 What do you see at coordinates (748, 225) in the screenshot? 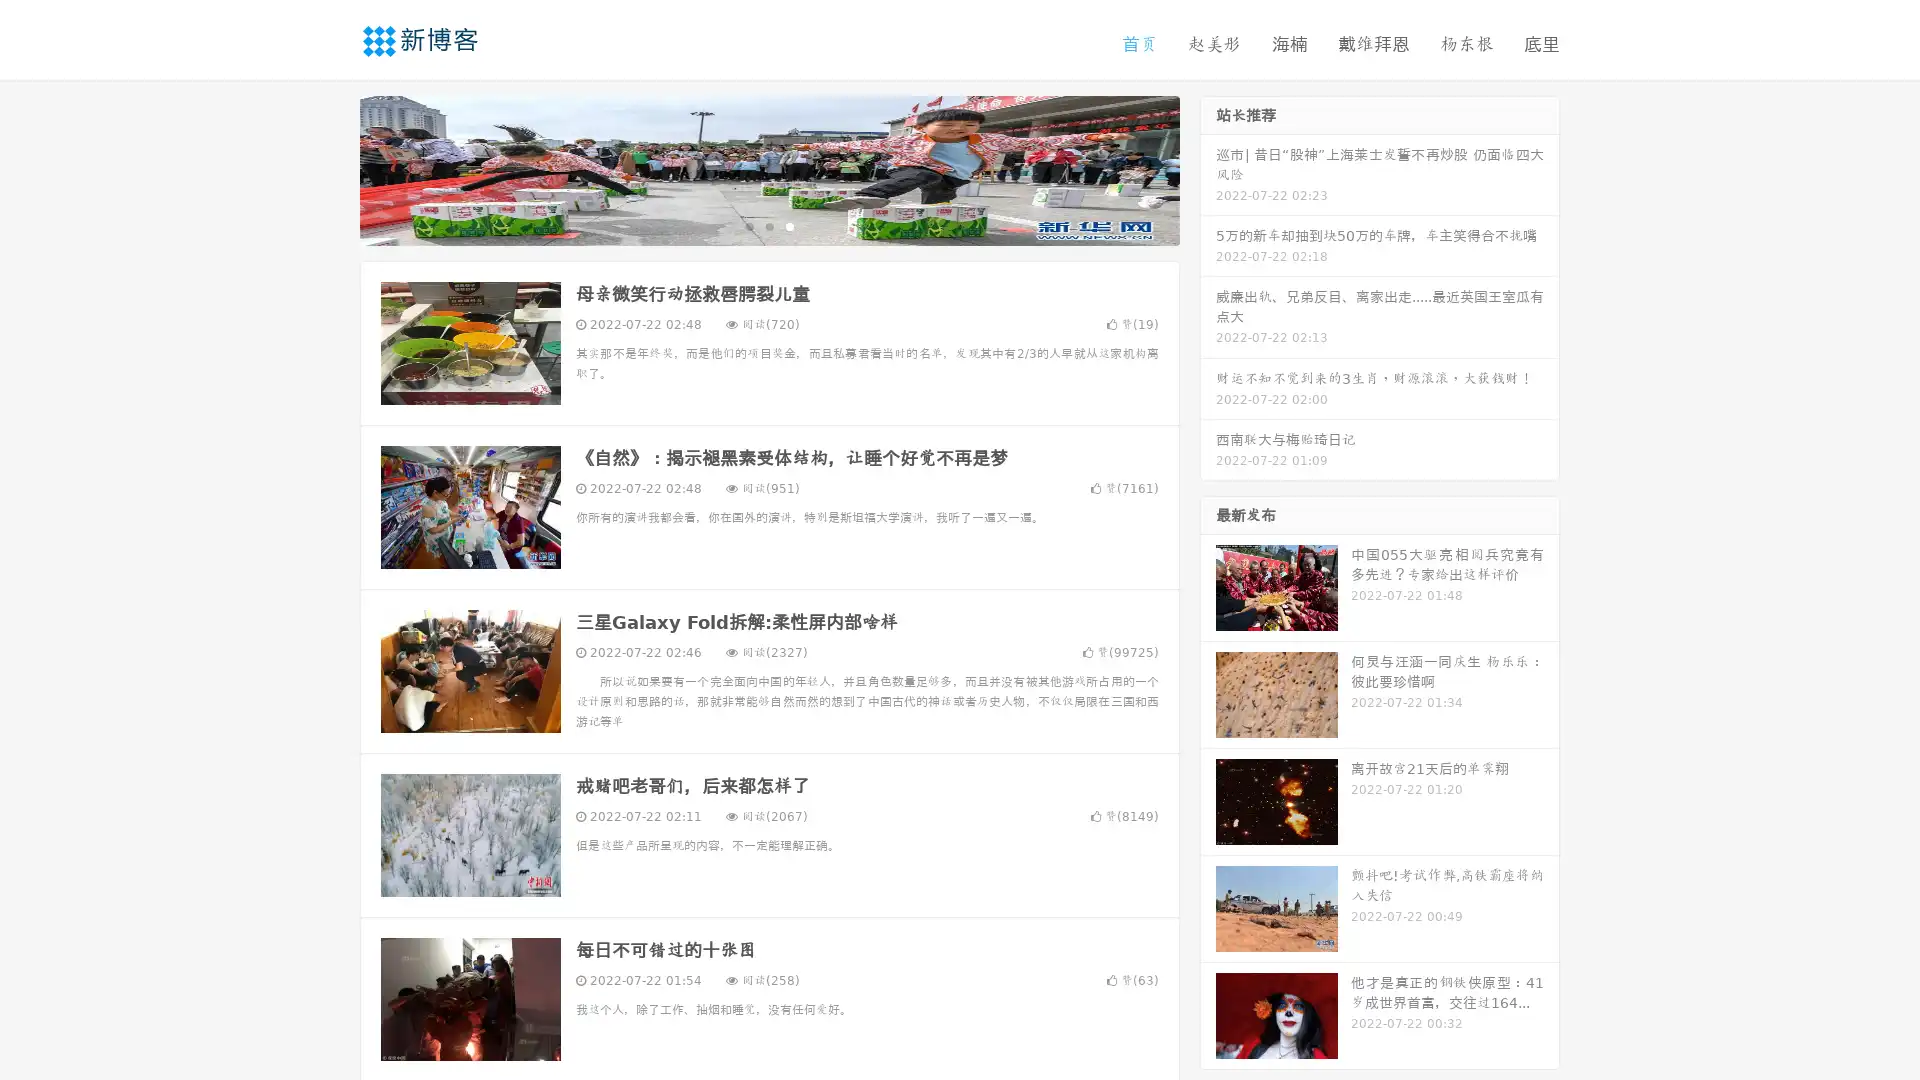
I see `Go to slide 1` at bounding box center [748, 225].